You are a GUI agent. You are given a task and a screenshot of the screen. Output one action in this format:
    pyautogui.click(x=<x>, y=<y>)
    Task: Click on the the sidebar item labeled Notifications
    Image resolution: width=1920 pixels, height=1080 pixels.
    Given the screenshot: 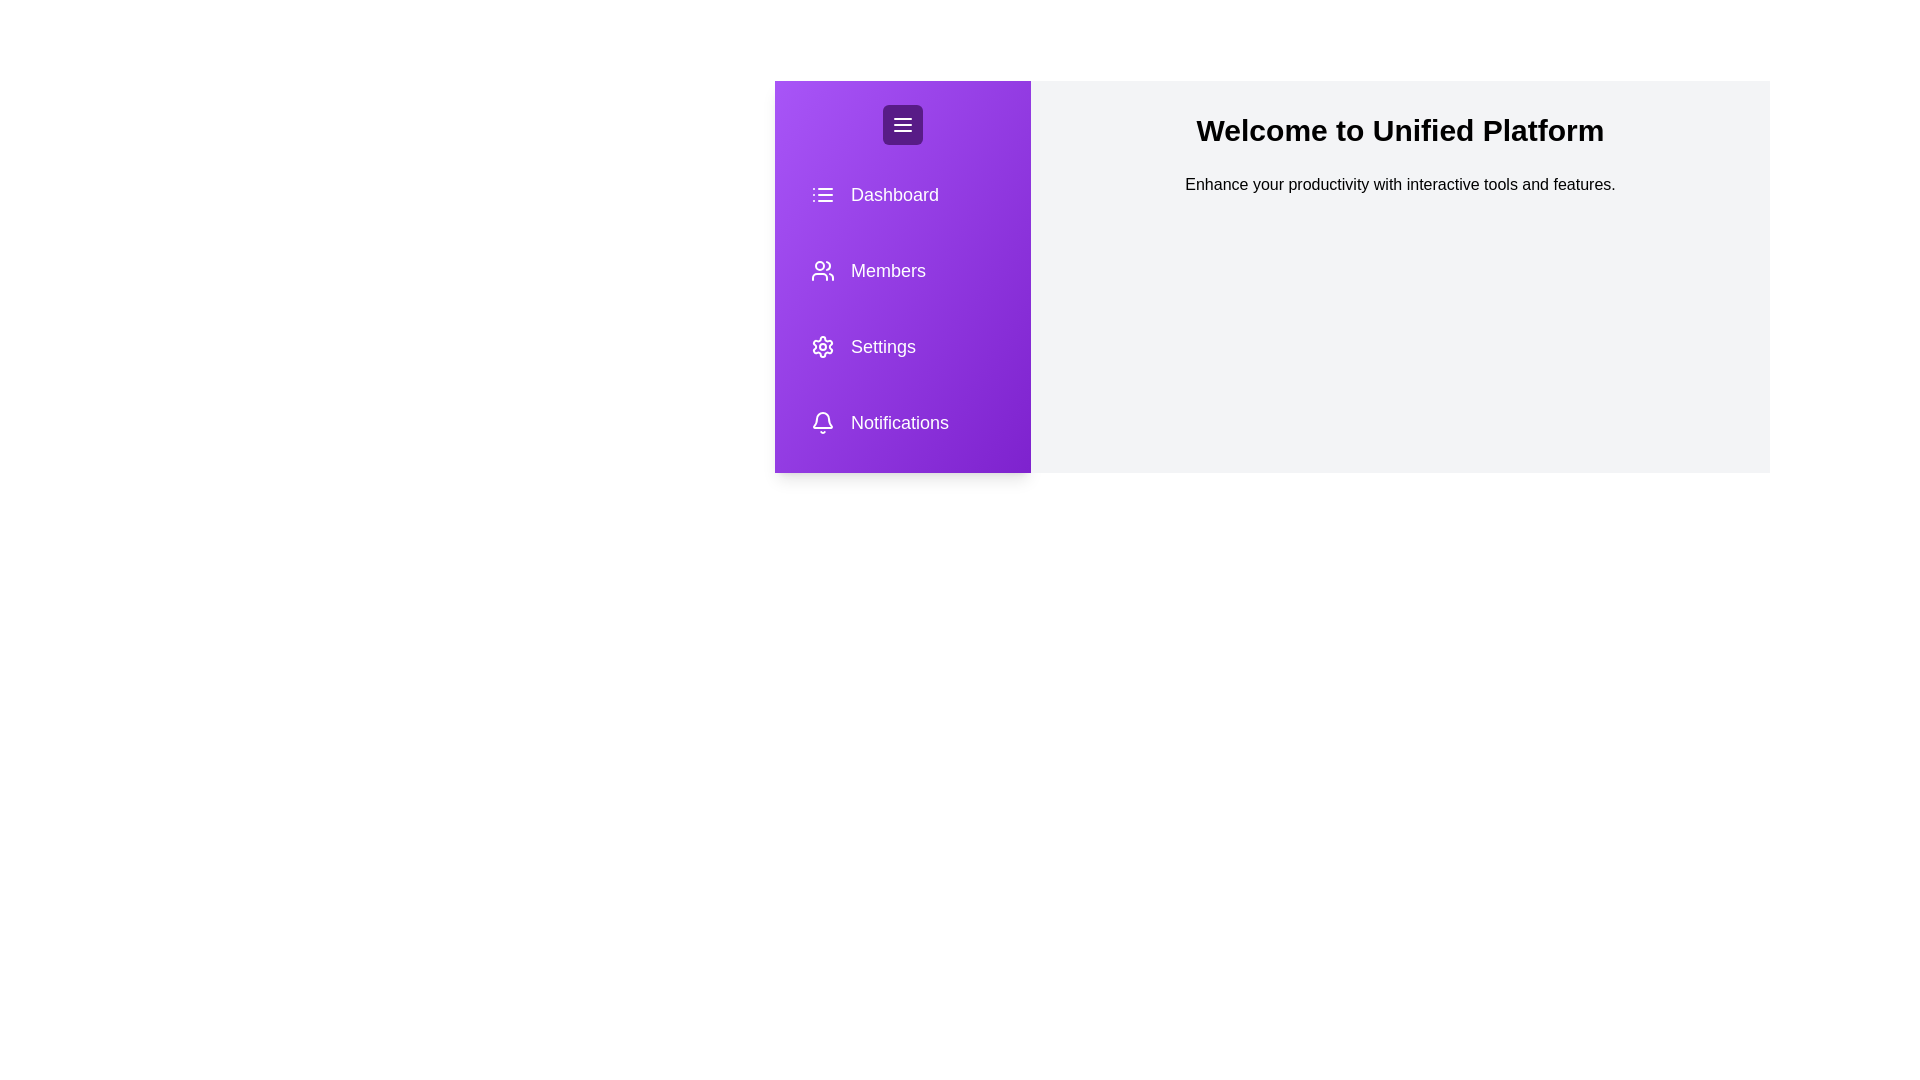 What is the action you would take?
    pyautogui.click(x=901, y=422)
    